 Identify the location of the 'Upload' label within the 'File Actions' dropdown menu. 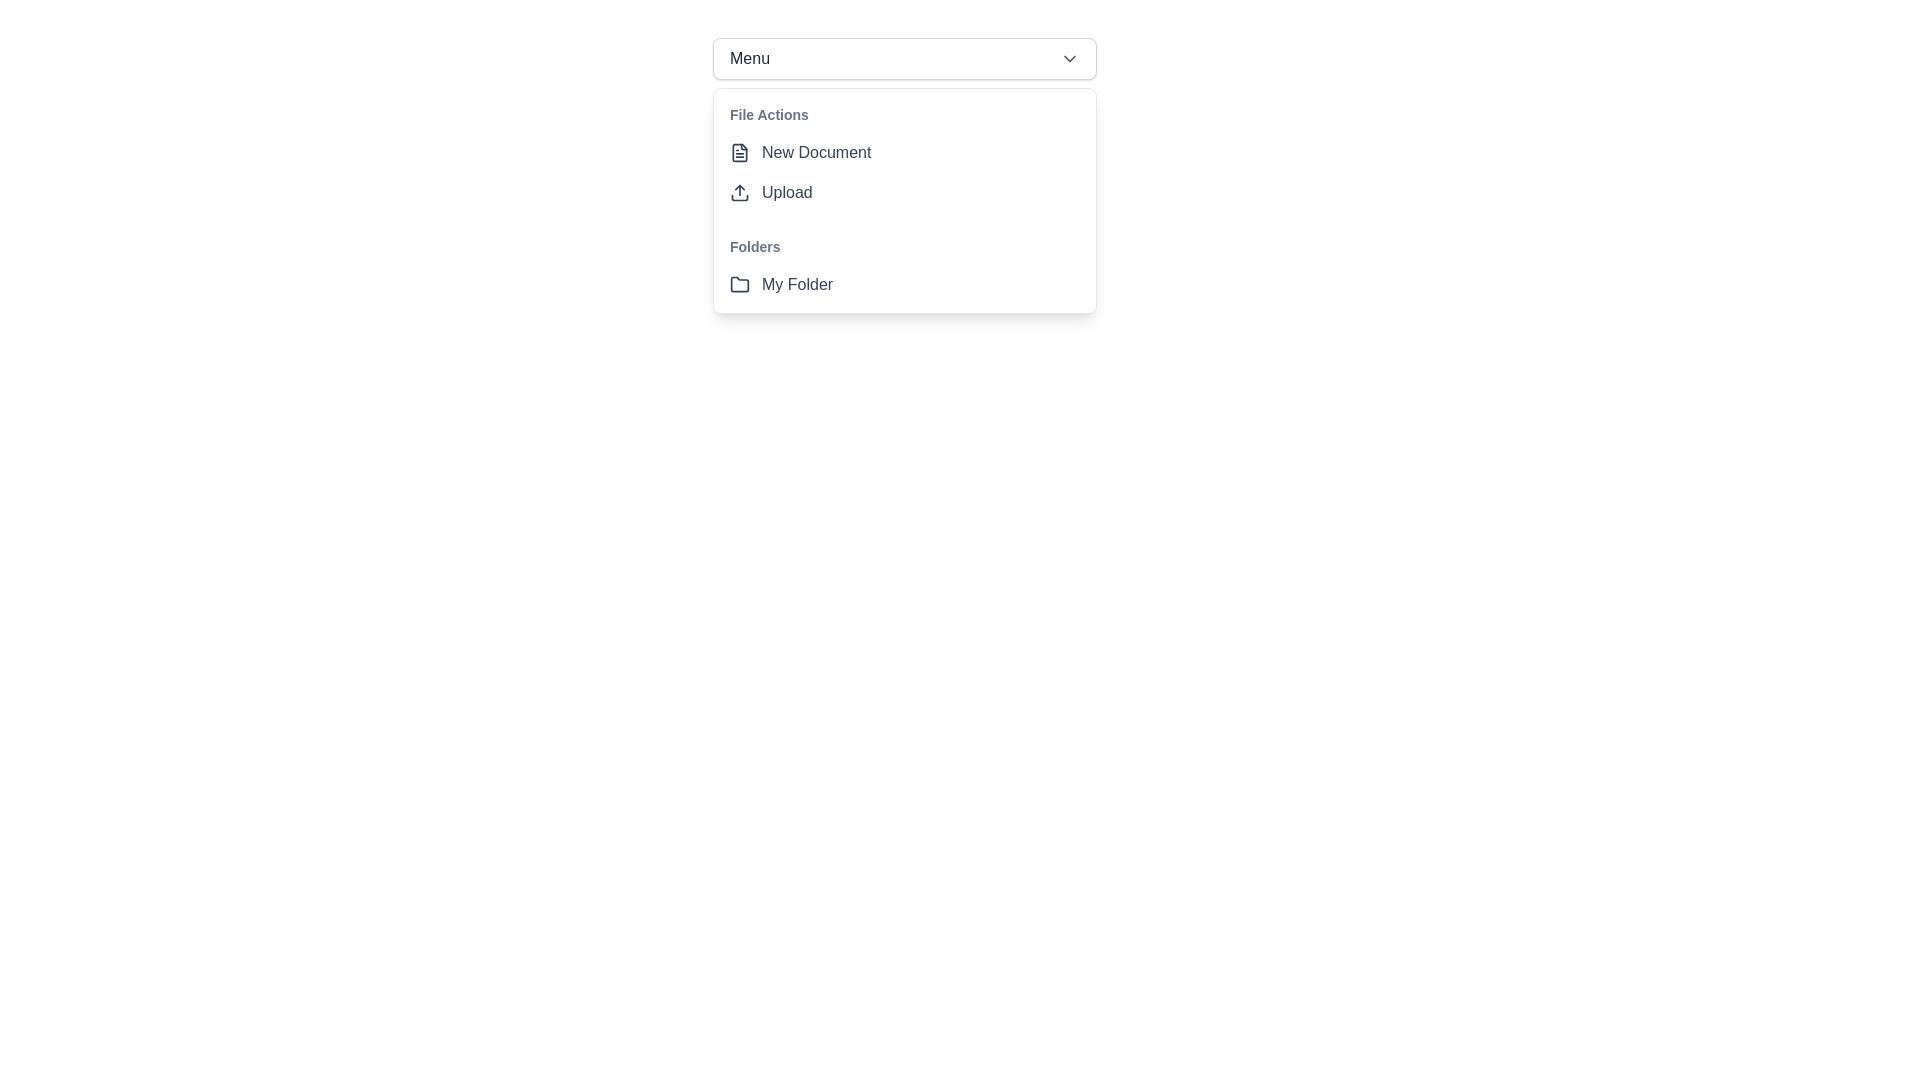
(786, 192).